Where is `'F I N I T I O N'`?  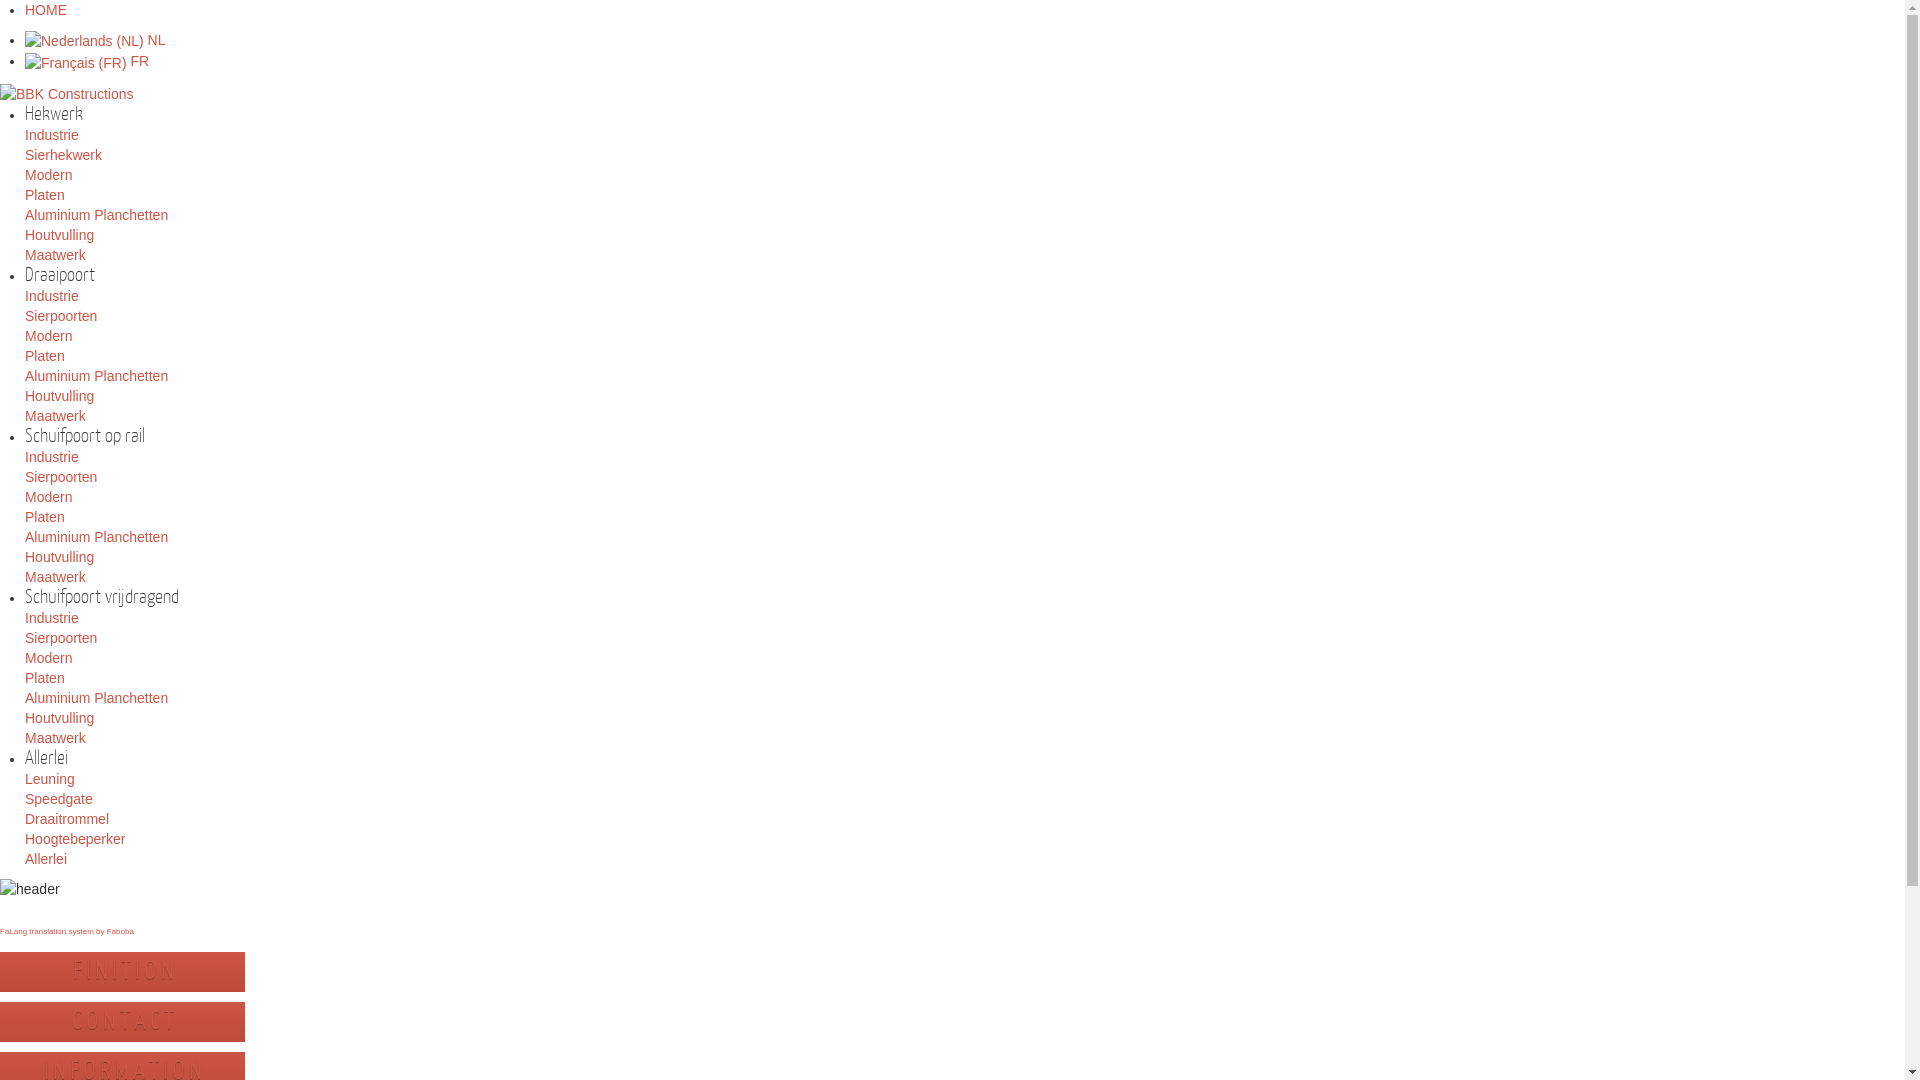
'F I N I T I O N' is located at coordinates (120, 970).